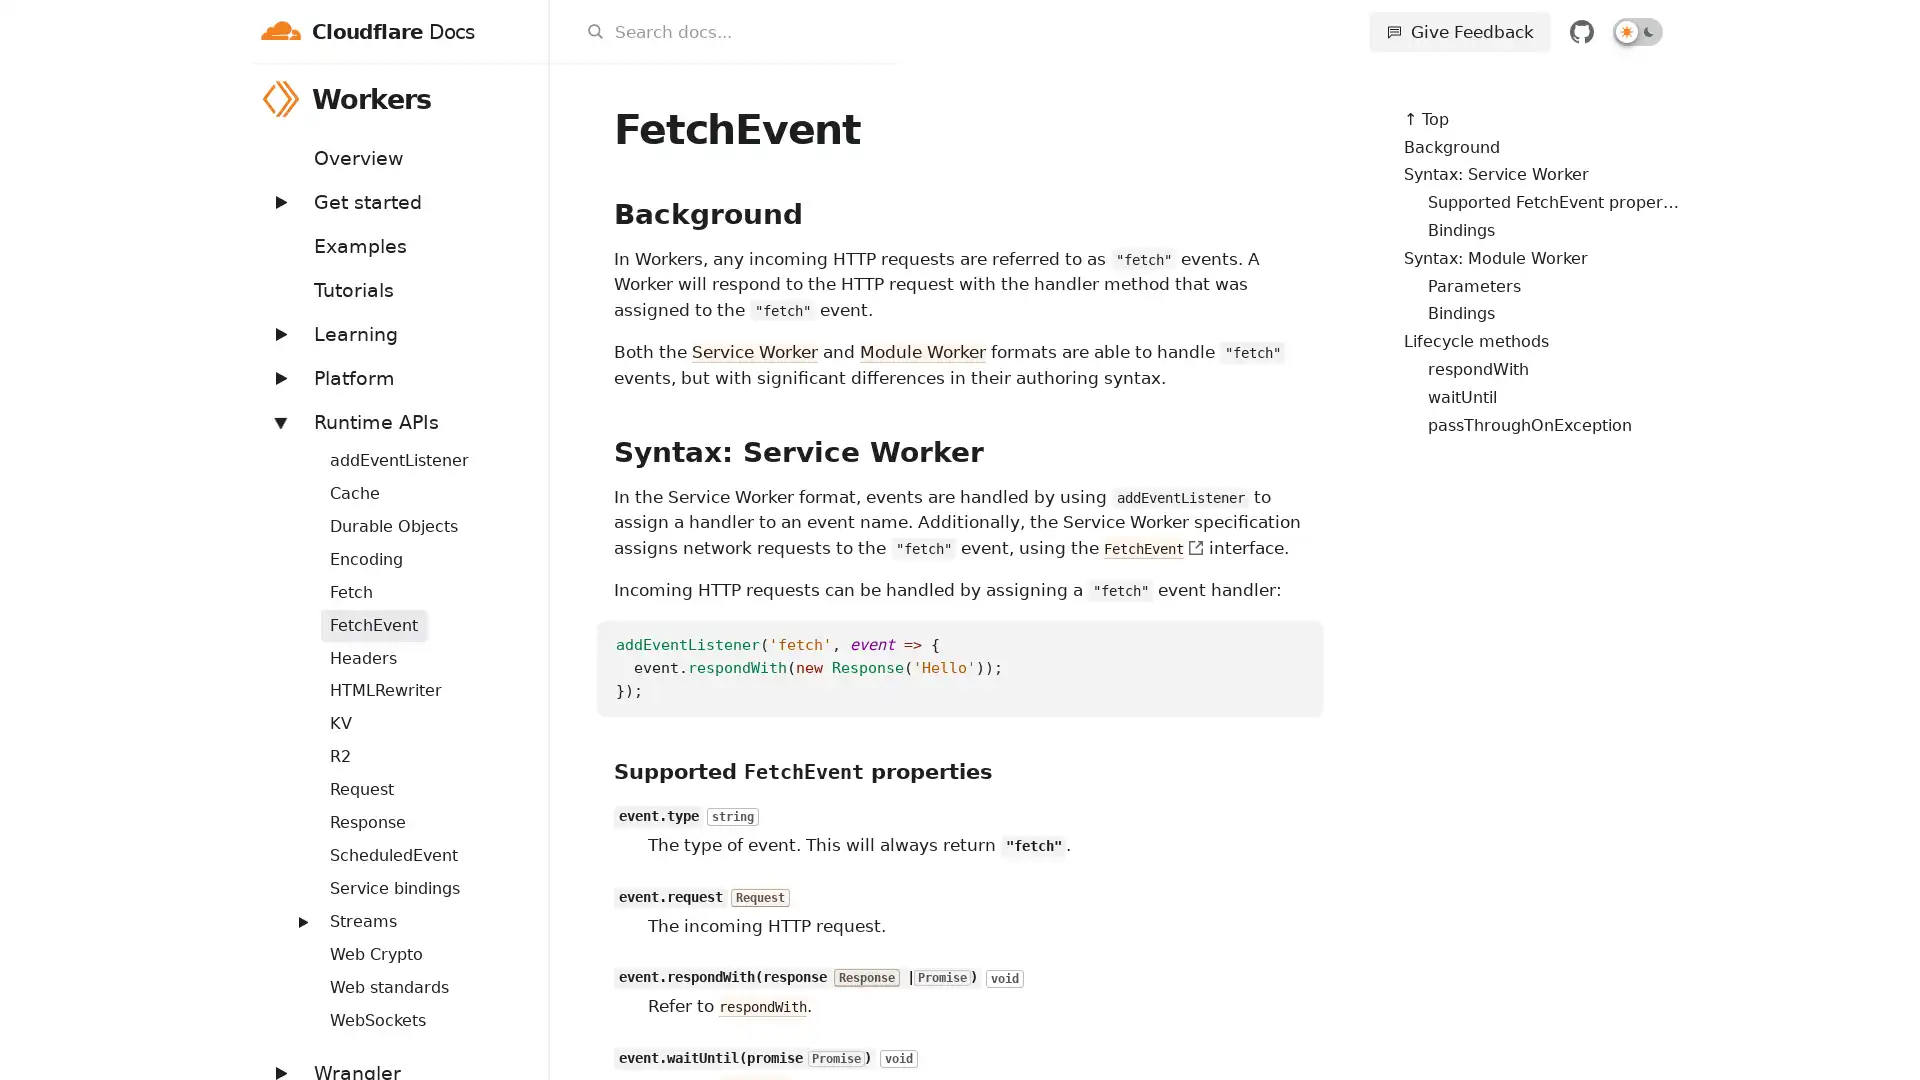  I want to click on Expand: Runtime APIs, so click(278, 420).